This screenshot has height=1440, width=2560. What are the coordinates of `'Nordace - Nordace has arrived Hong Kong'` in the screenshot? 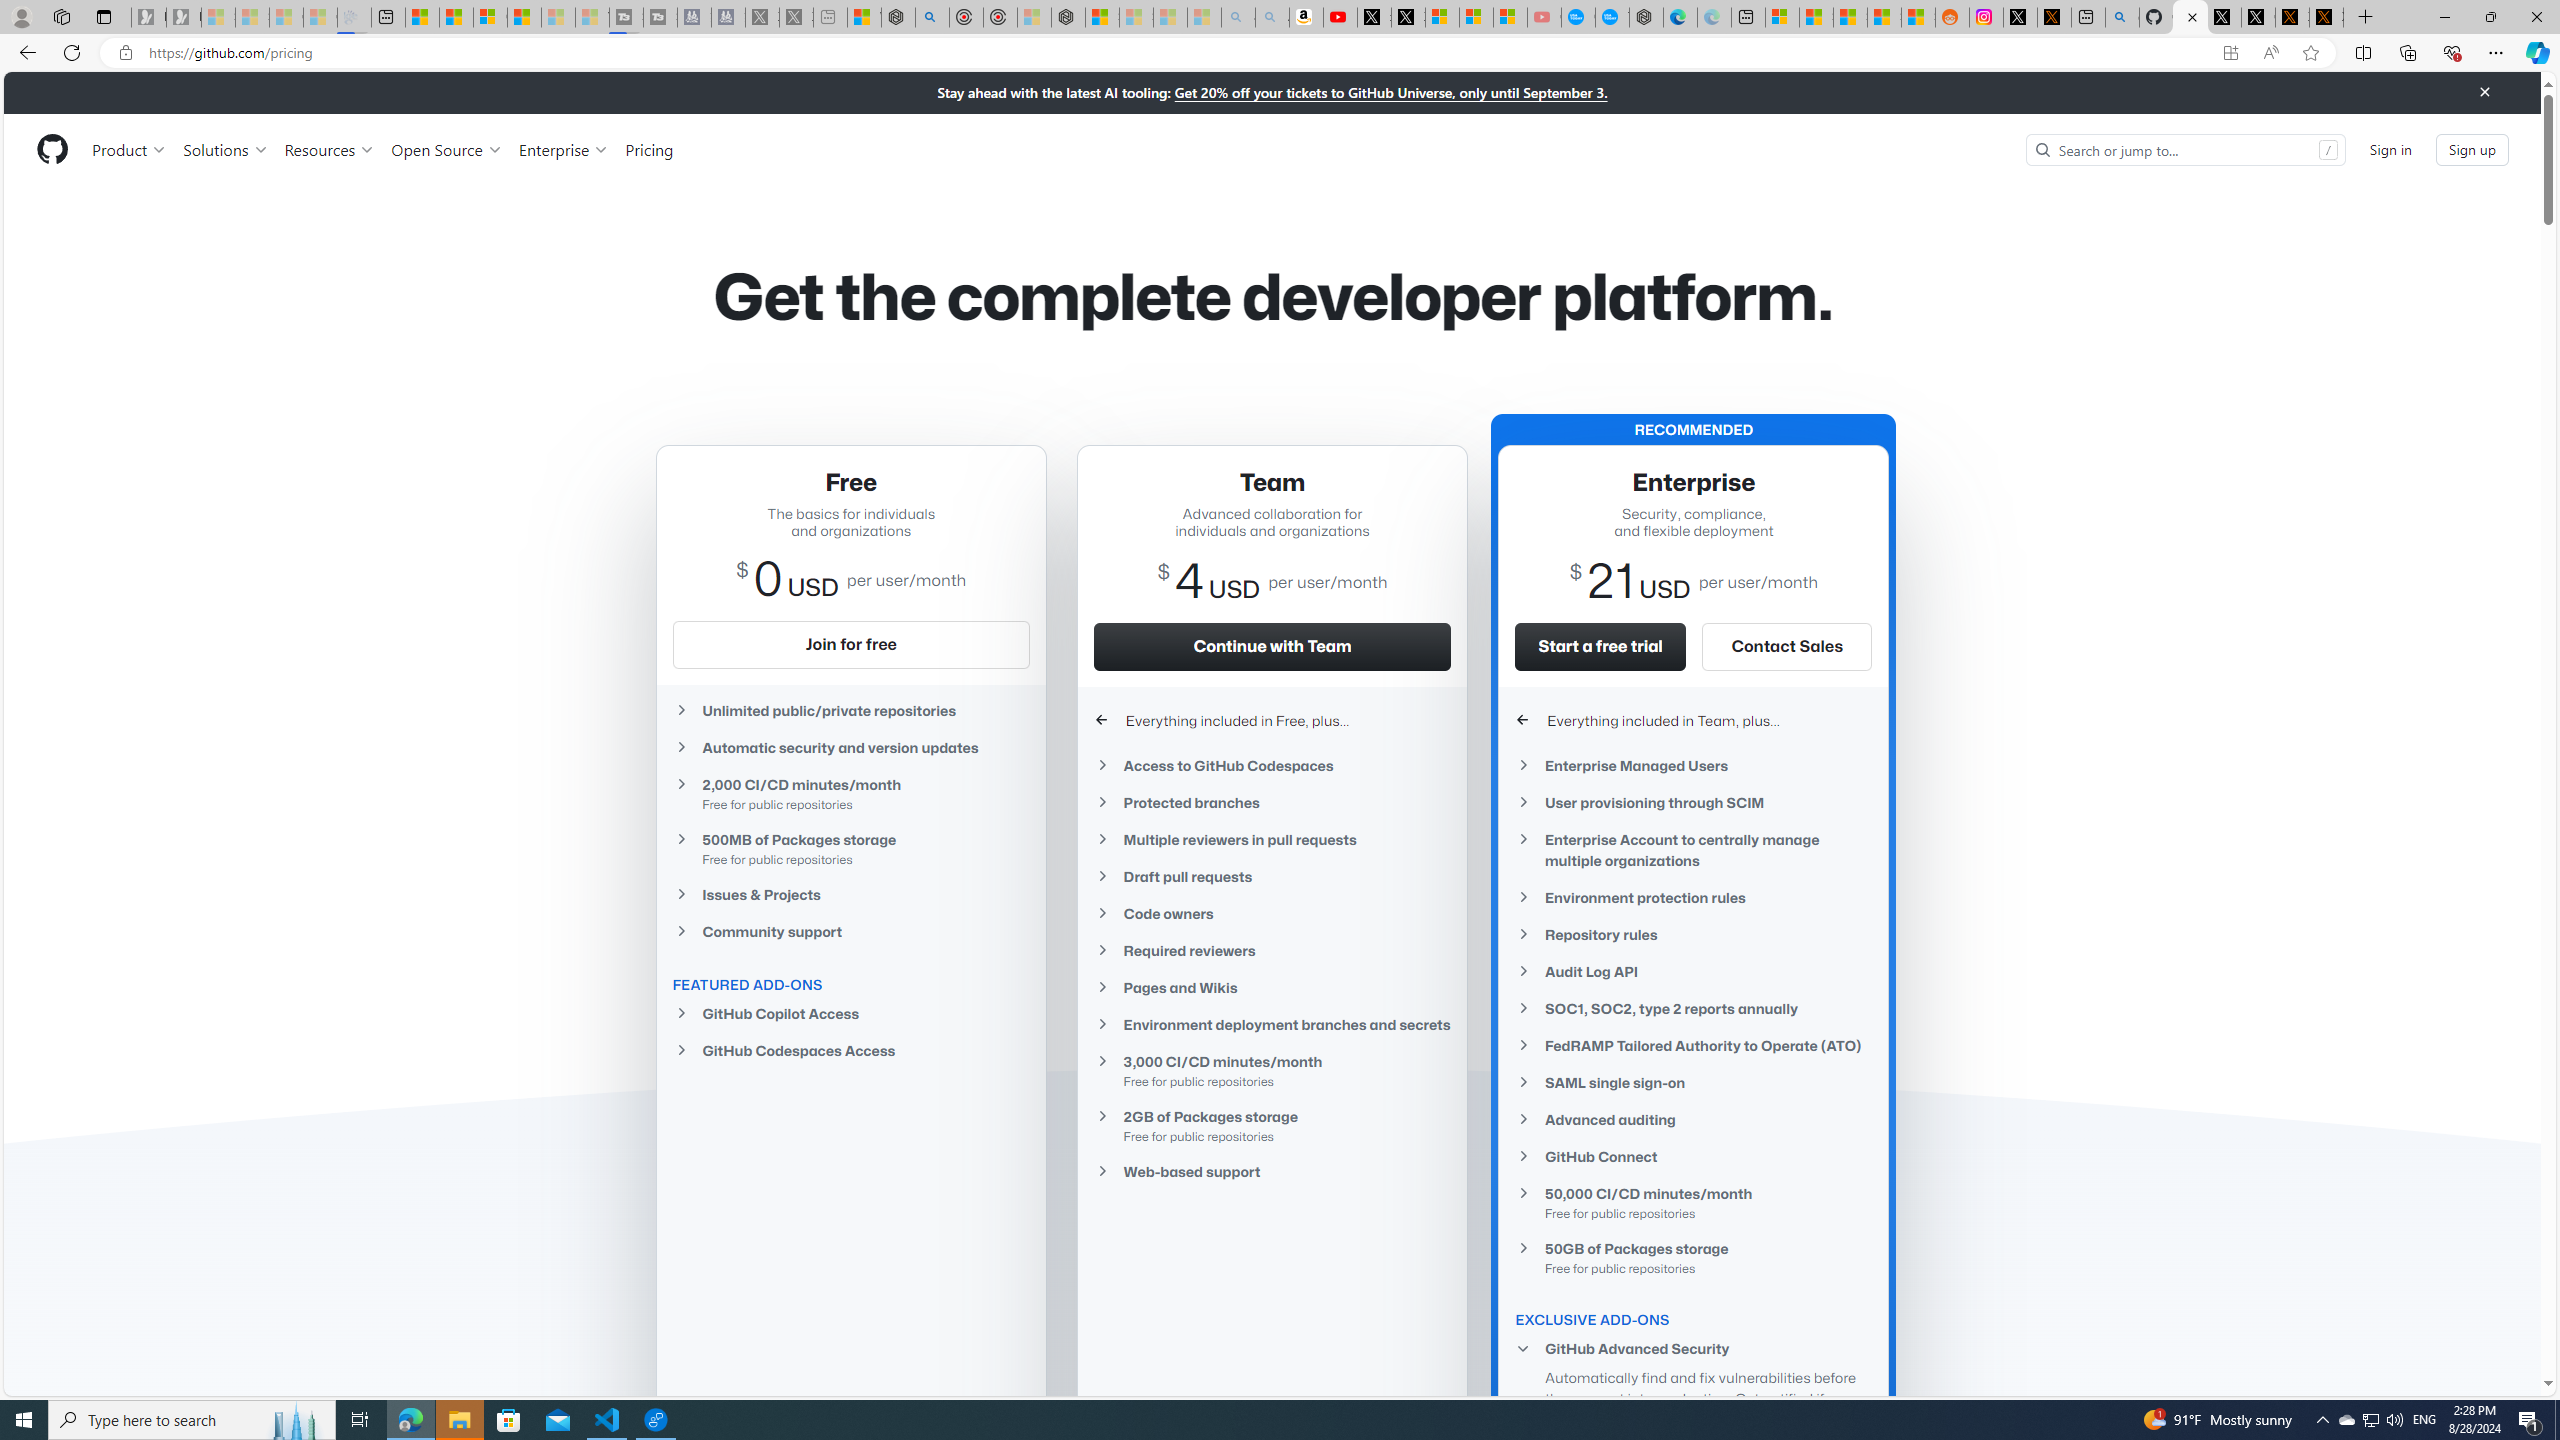 It's located at (1646, 16).